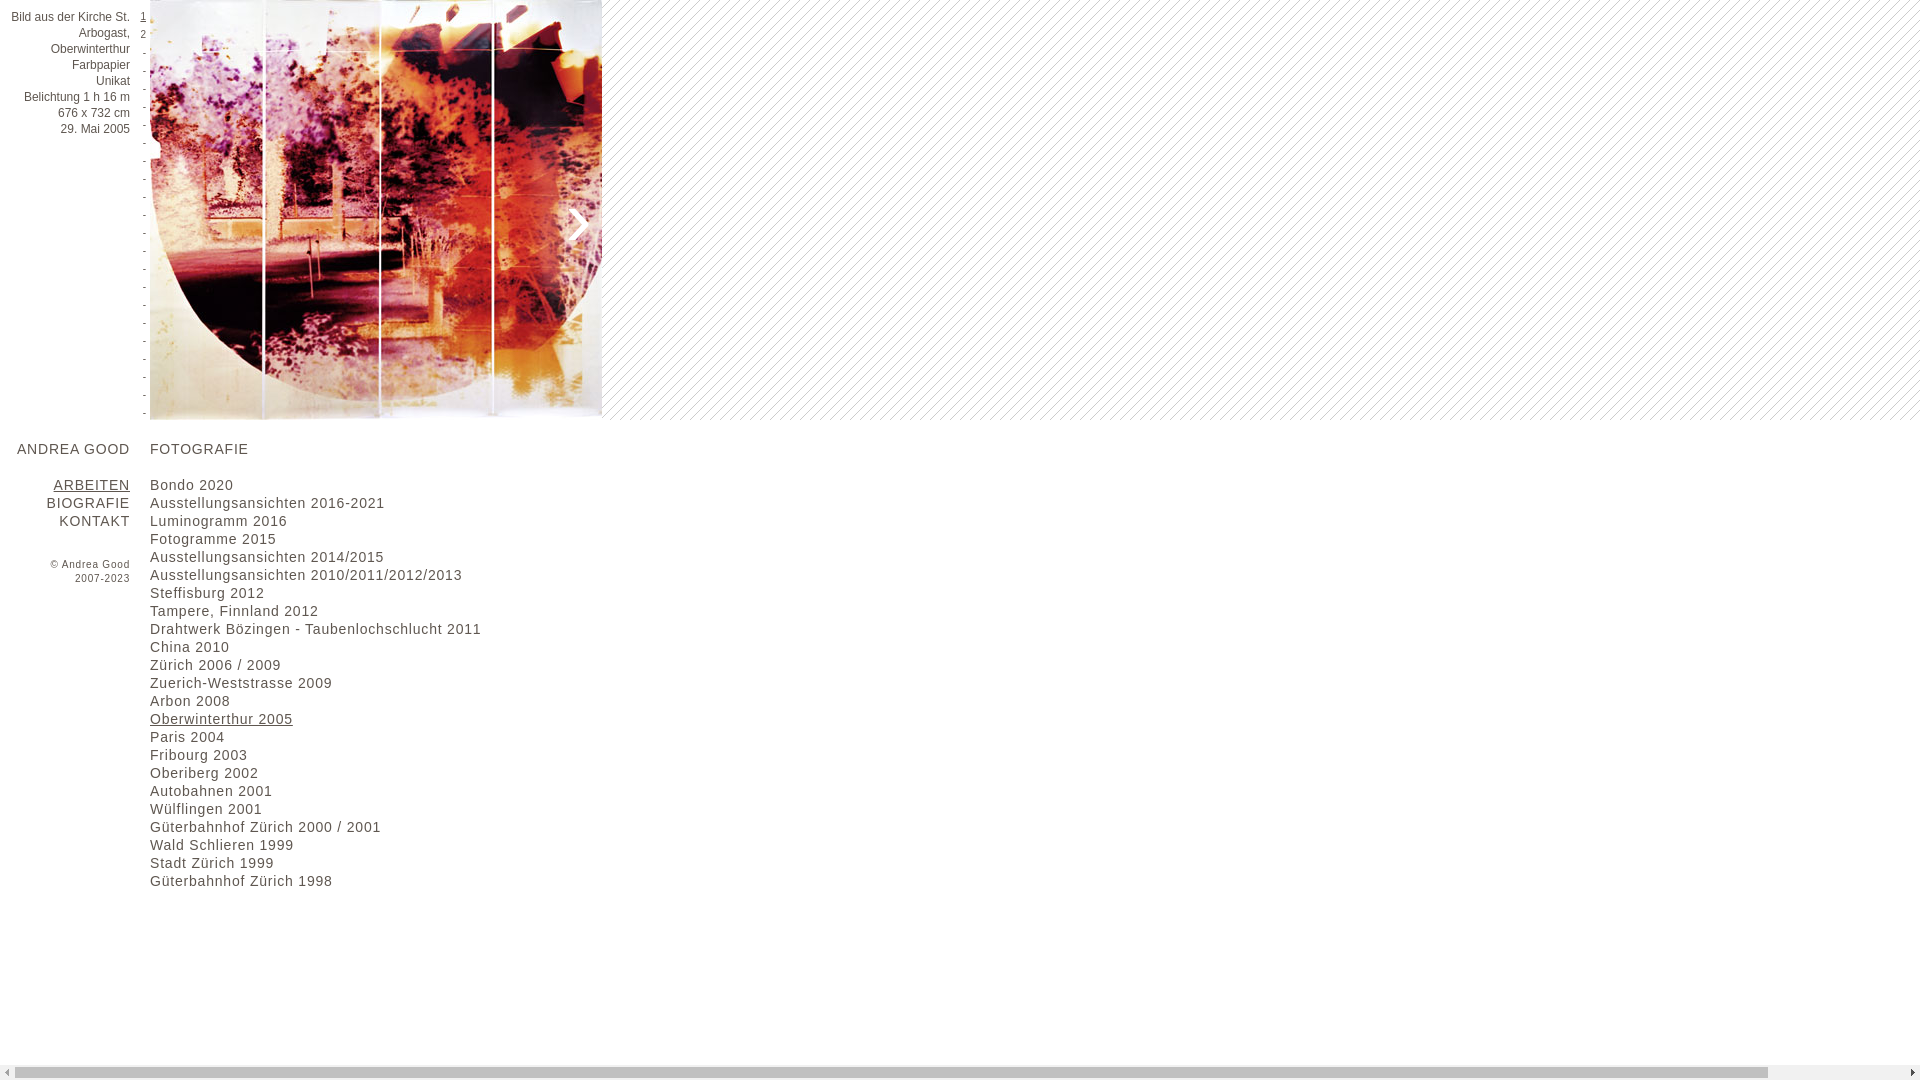 Image resolution: width=1920 pixels, height=1080 pixels. What do you see at coordinates (204, 771) in the screenshot?
I see `'Oberiberg 2002'` at bounding box center [204, 771].